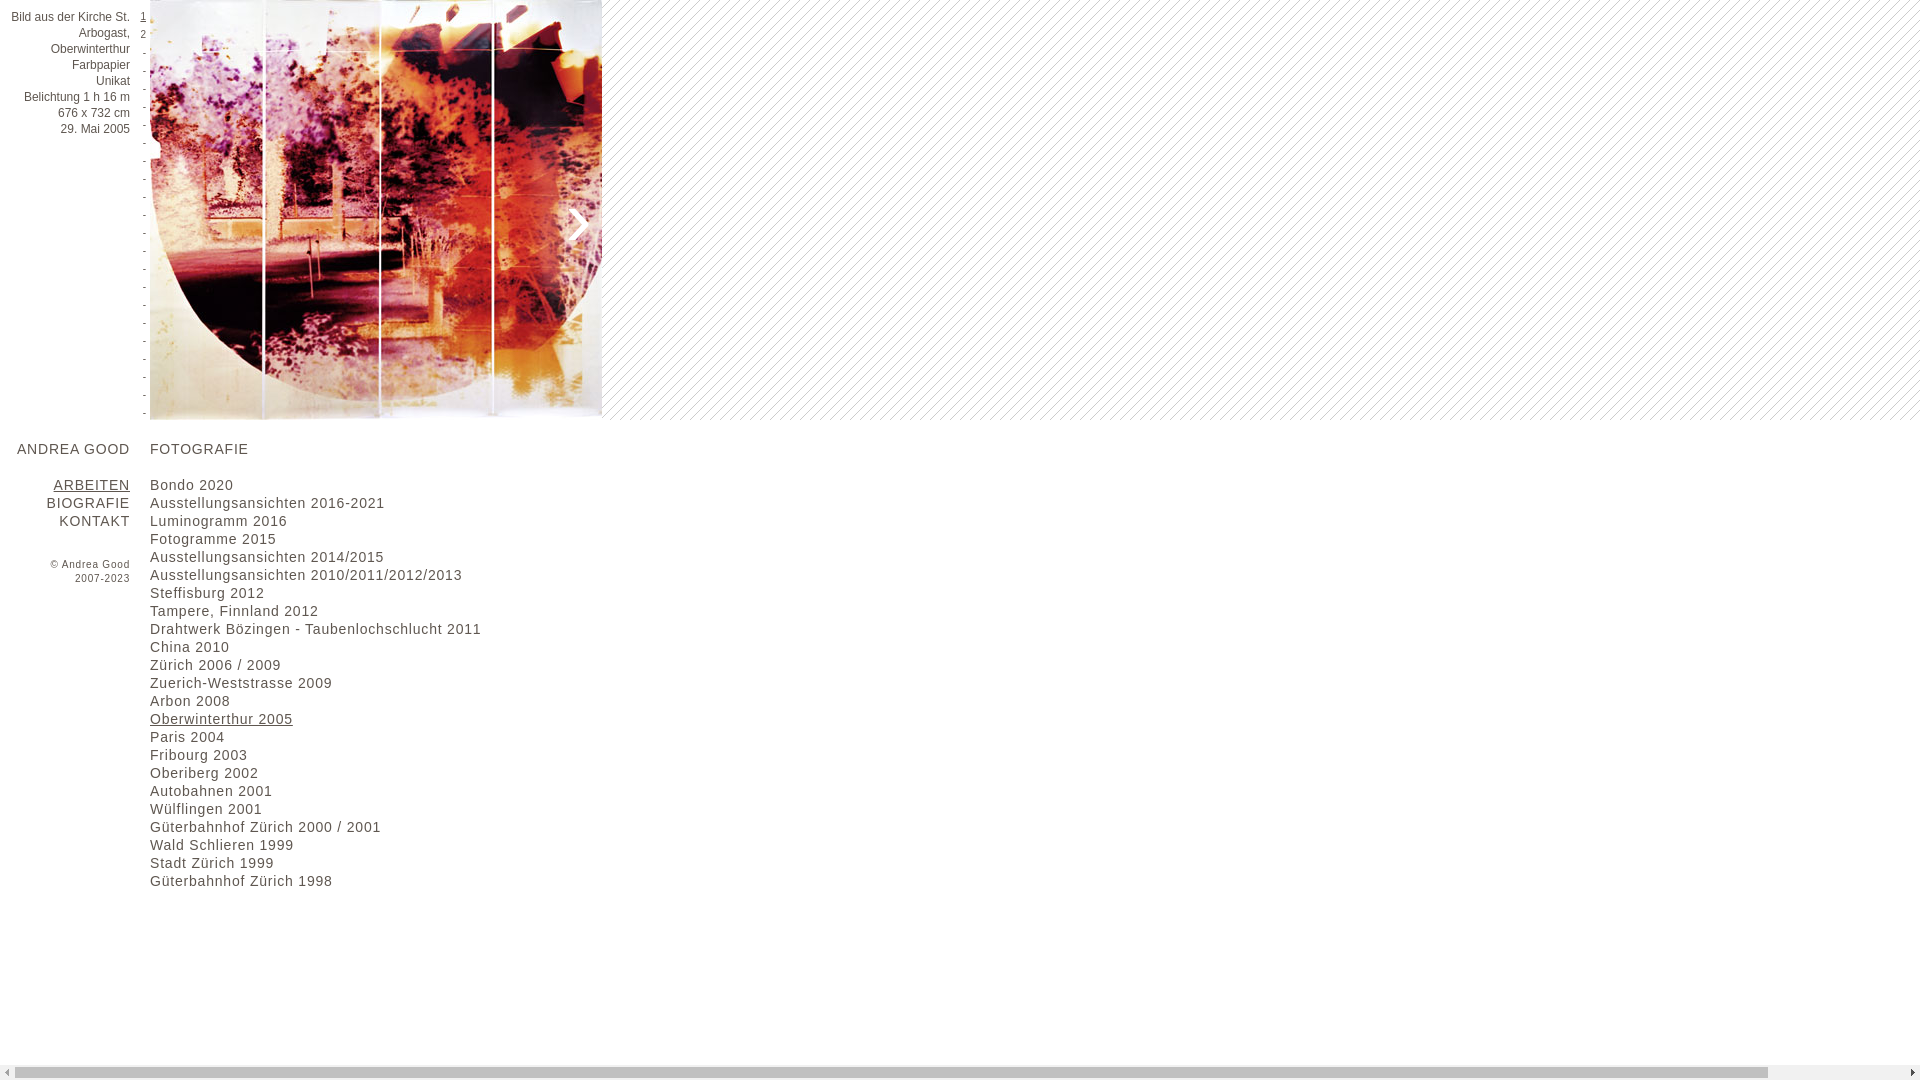 Image resolution: width=1920 pixels, height=1080 pixels. What do you see at coordinates (204, 771) in the screenshot?
I see `'Oberiberg 2002'` at bounding box center [204, 771].